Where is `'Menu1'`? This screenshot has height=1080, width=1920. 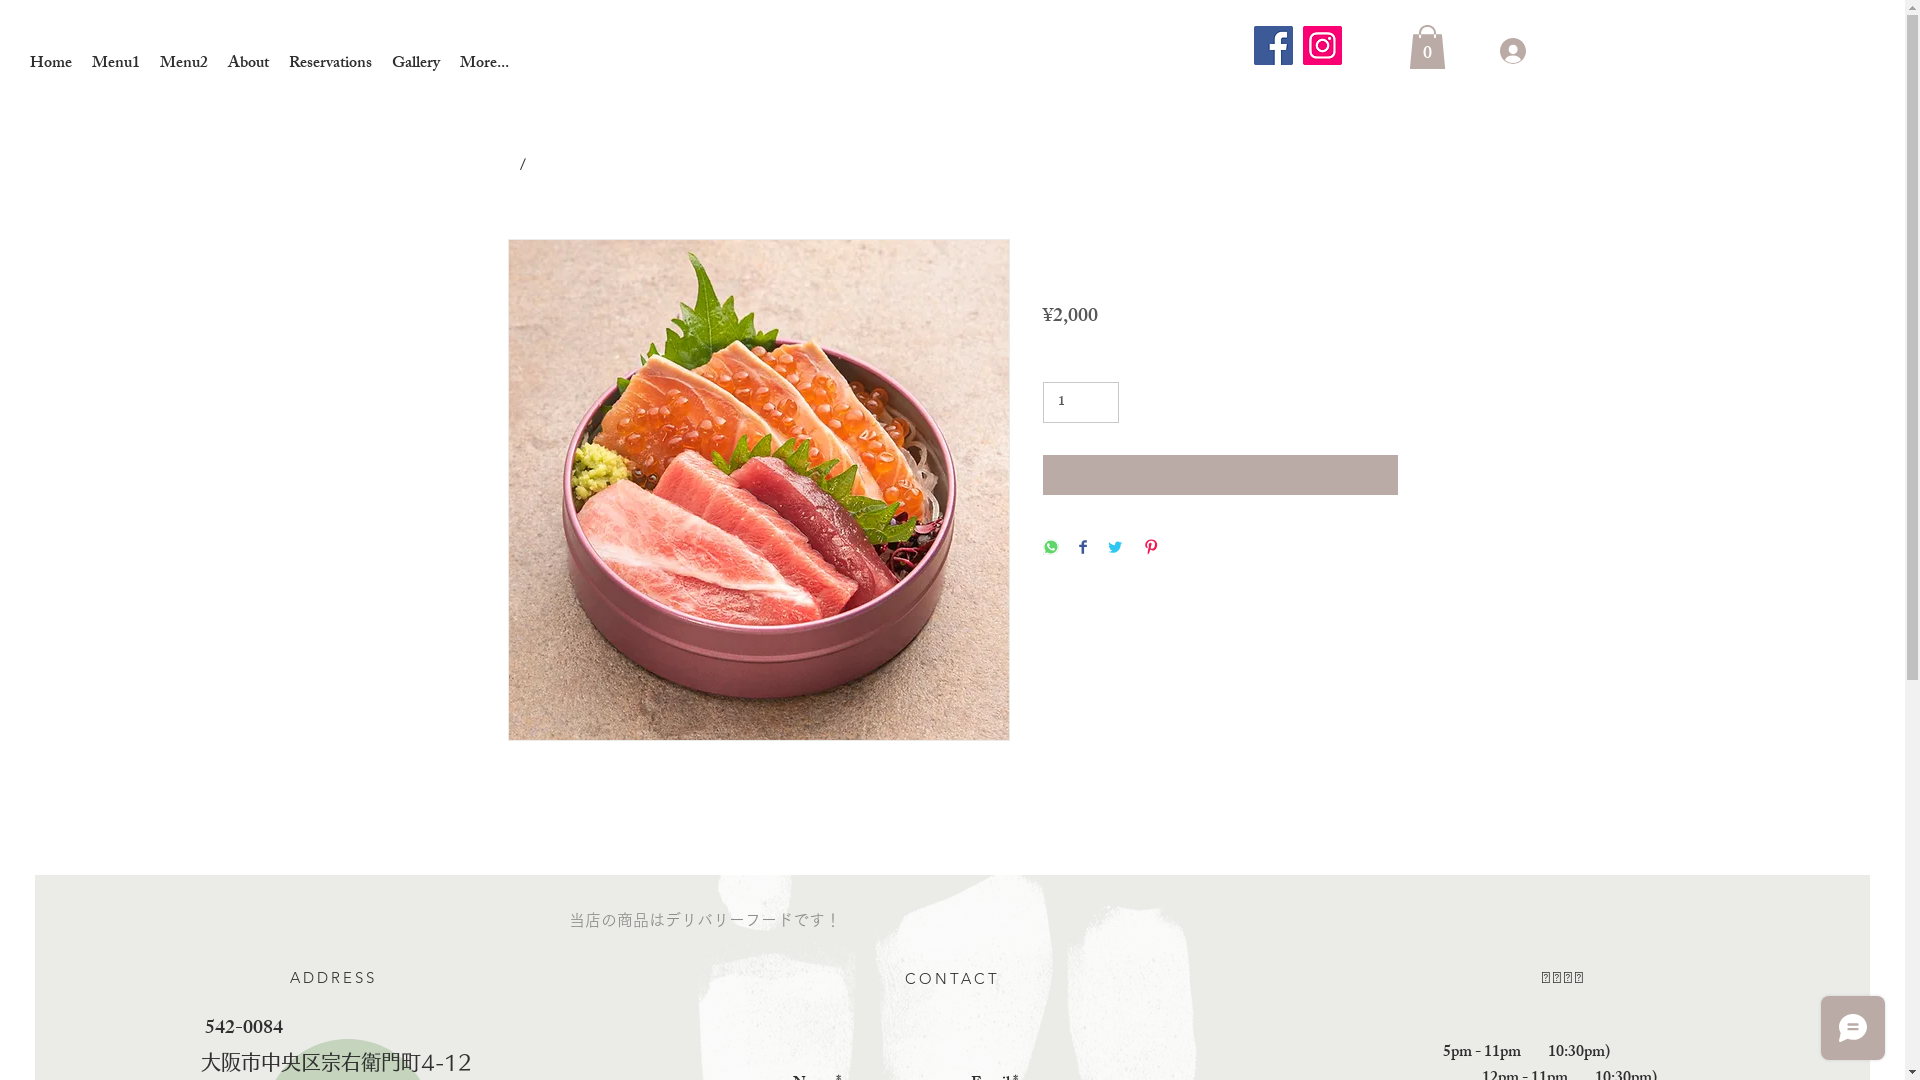 'Menu1' is located at coordinates (114, 63).